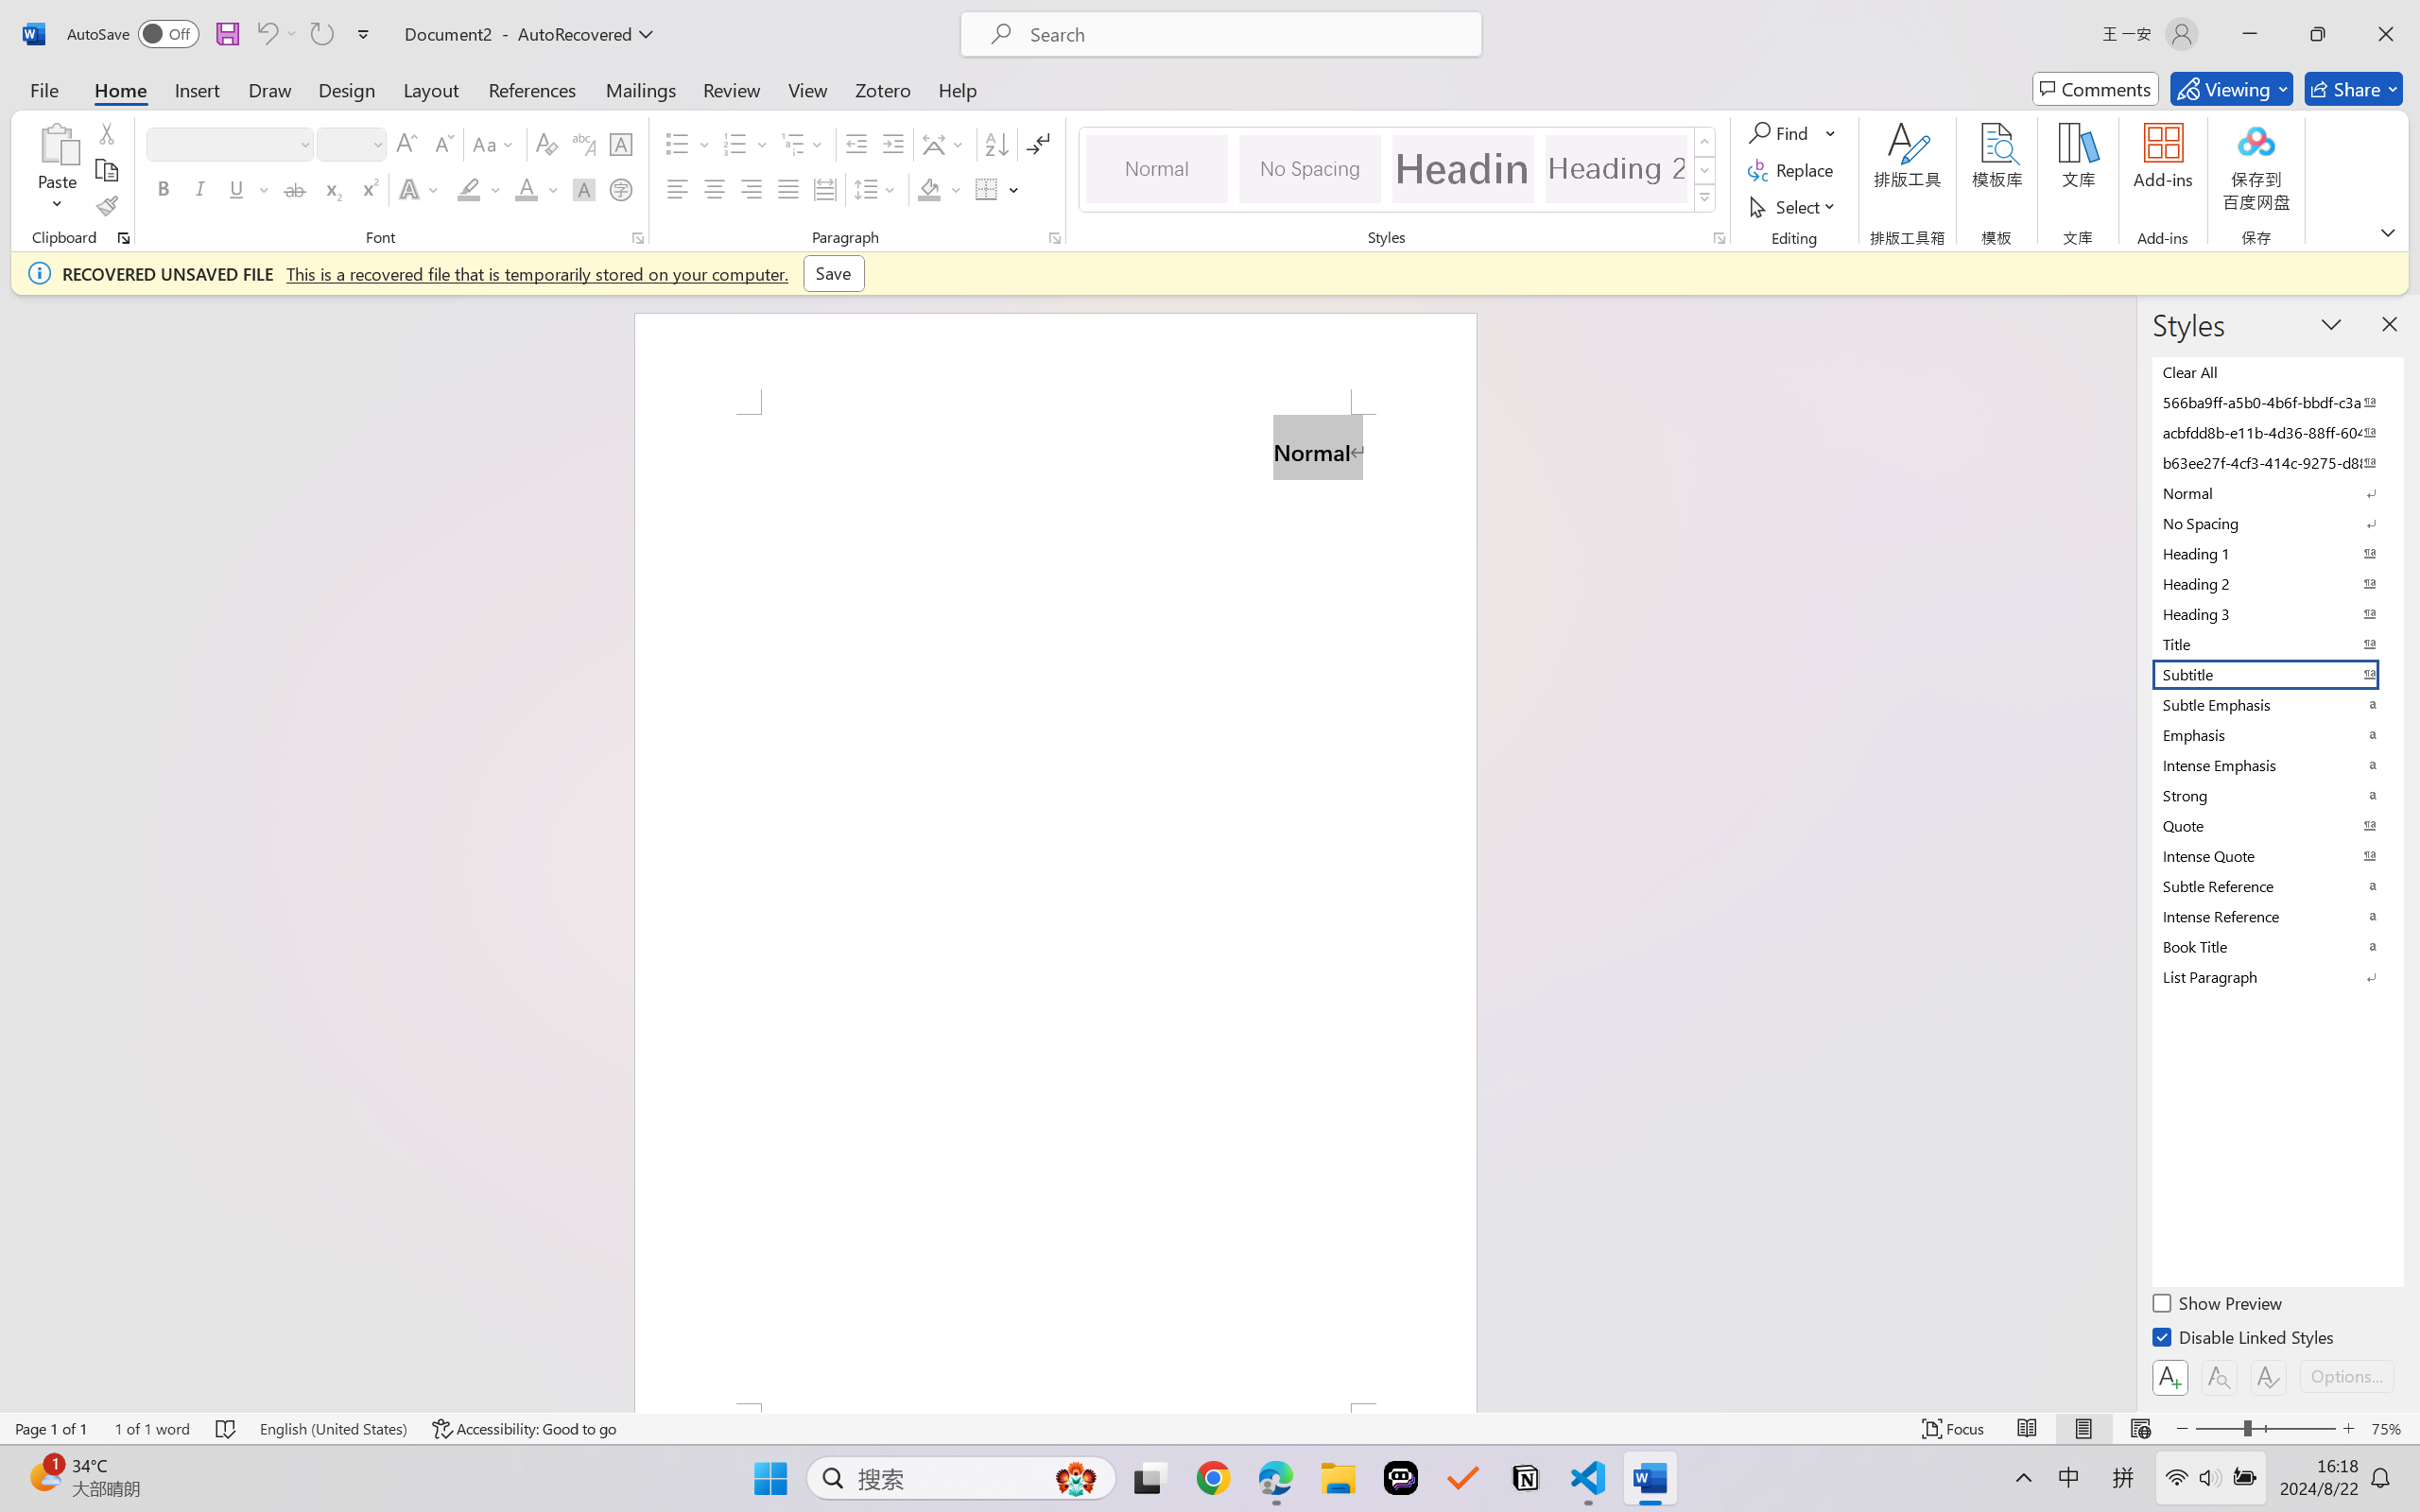 This screenshot has height=1512, width=2420. I want to click on 'Options...', so click(2344, 1375).